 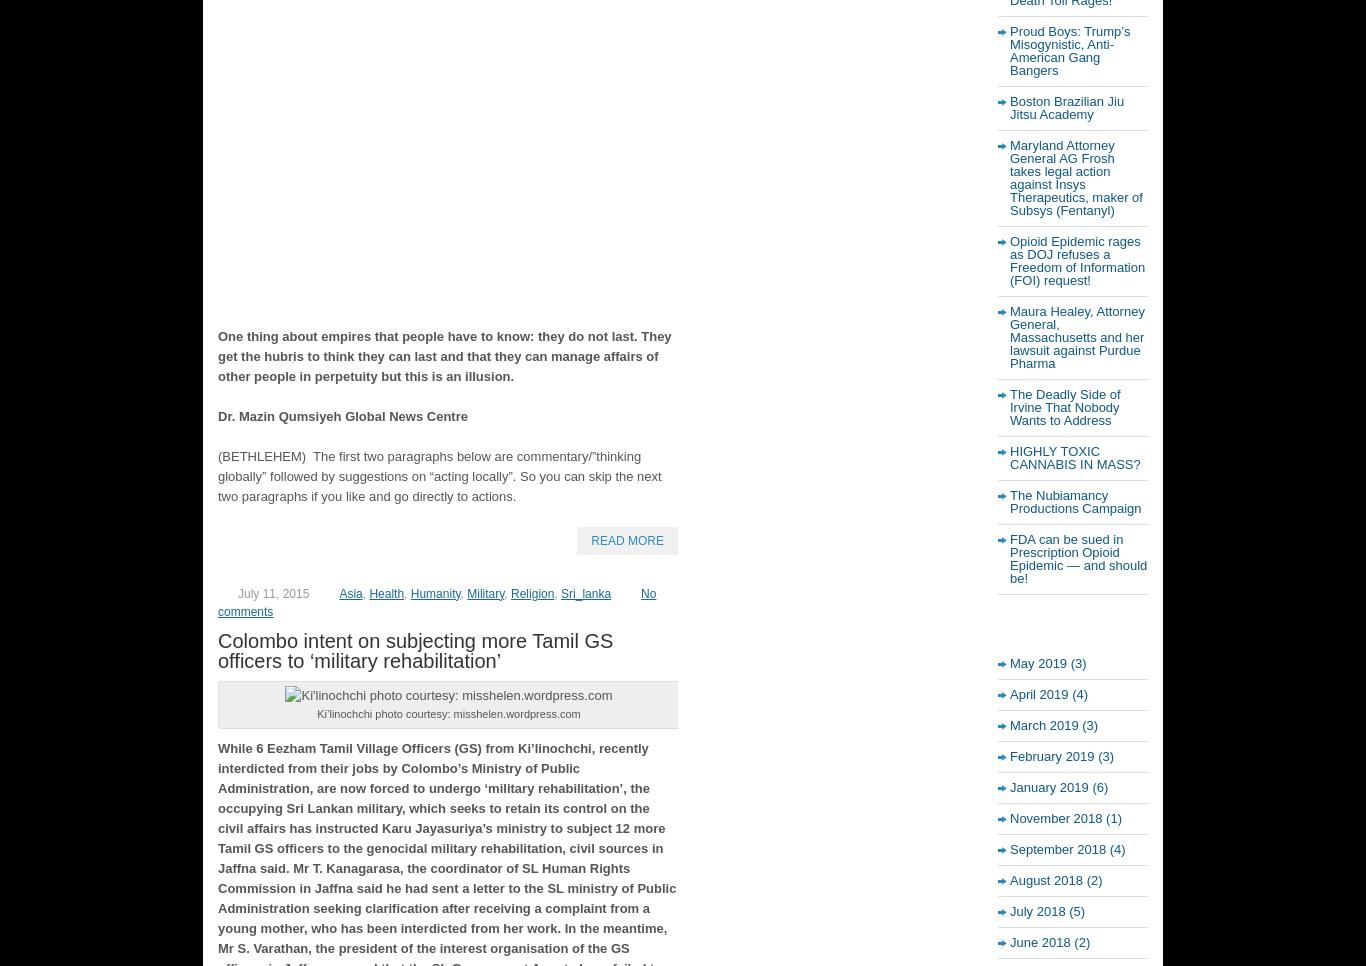 What do you see at coordinates (1074, 910) in the screenshot?
I see `'(5)'` at bounding box center [1074, 910].